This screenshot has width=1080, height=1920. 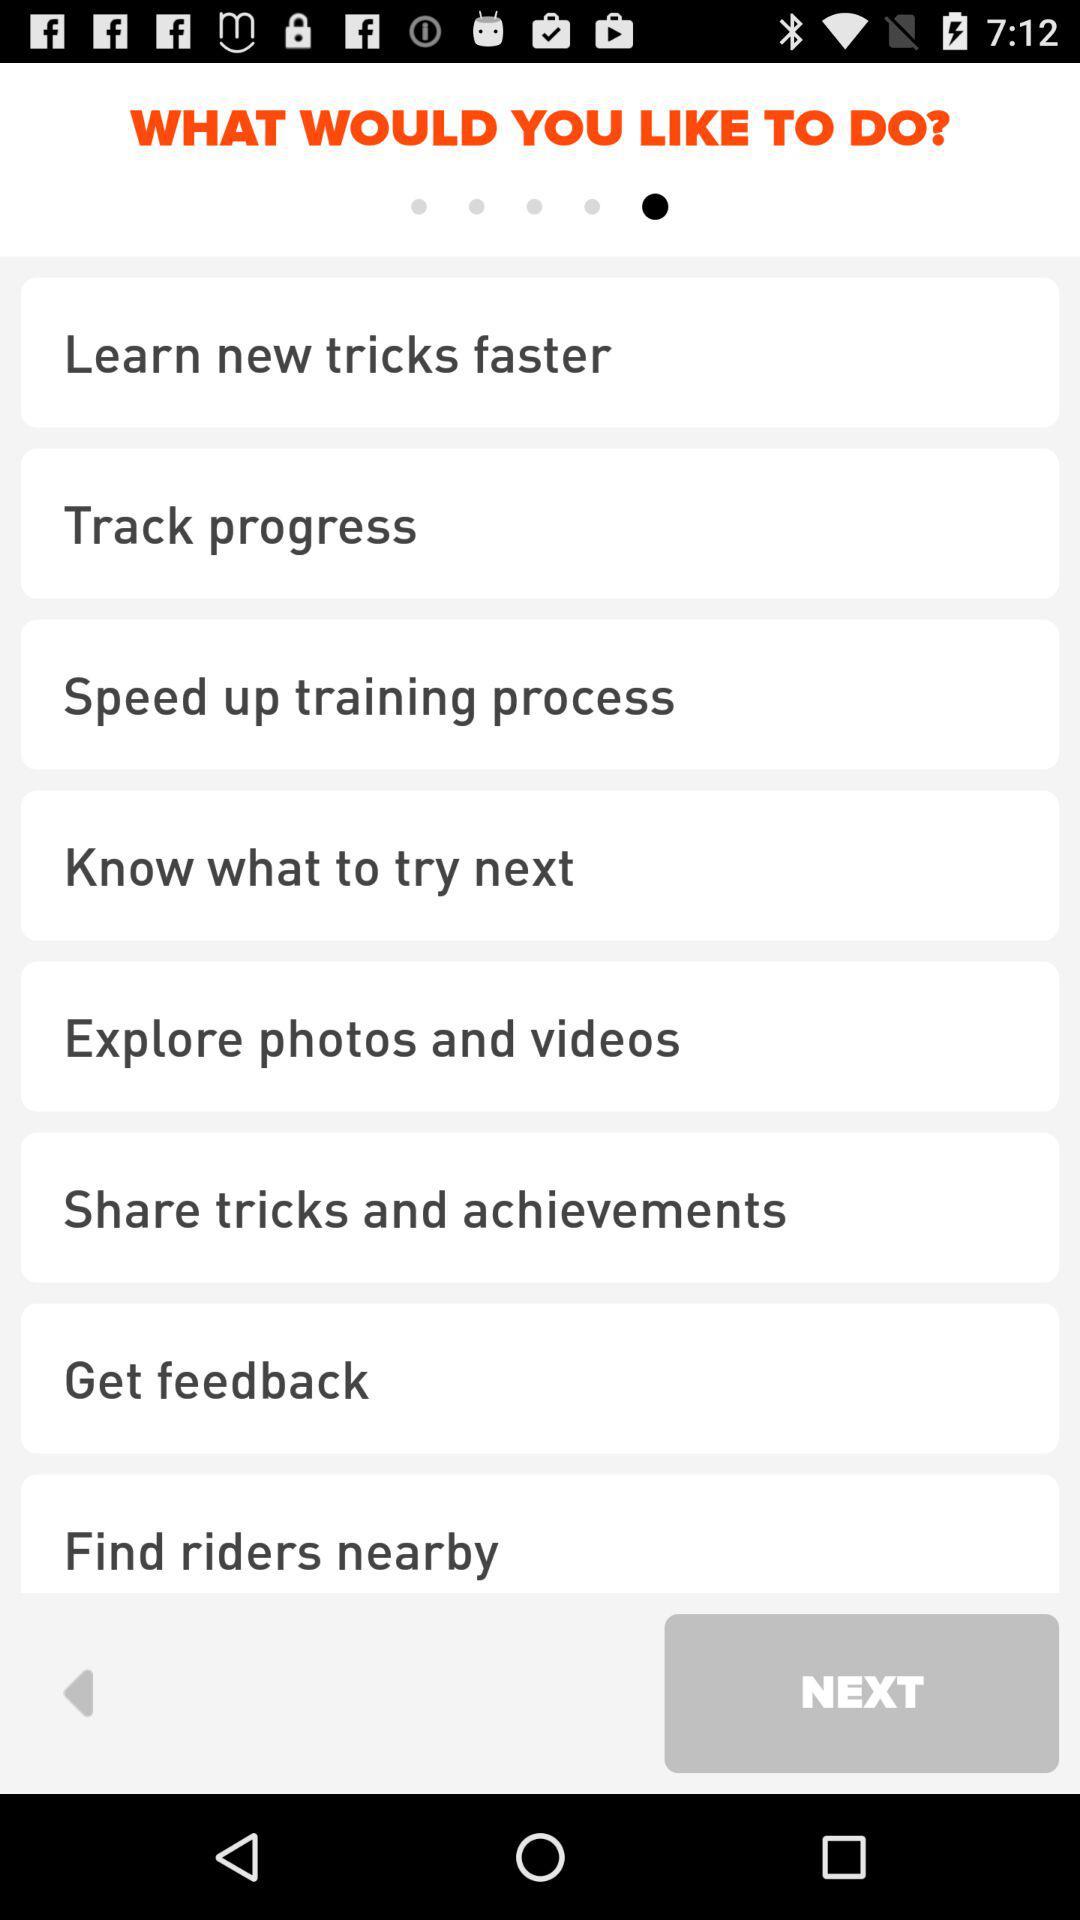 I want to click on share tricks and item, so click(x=540, y=1206).